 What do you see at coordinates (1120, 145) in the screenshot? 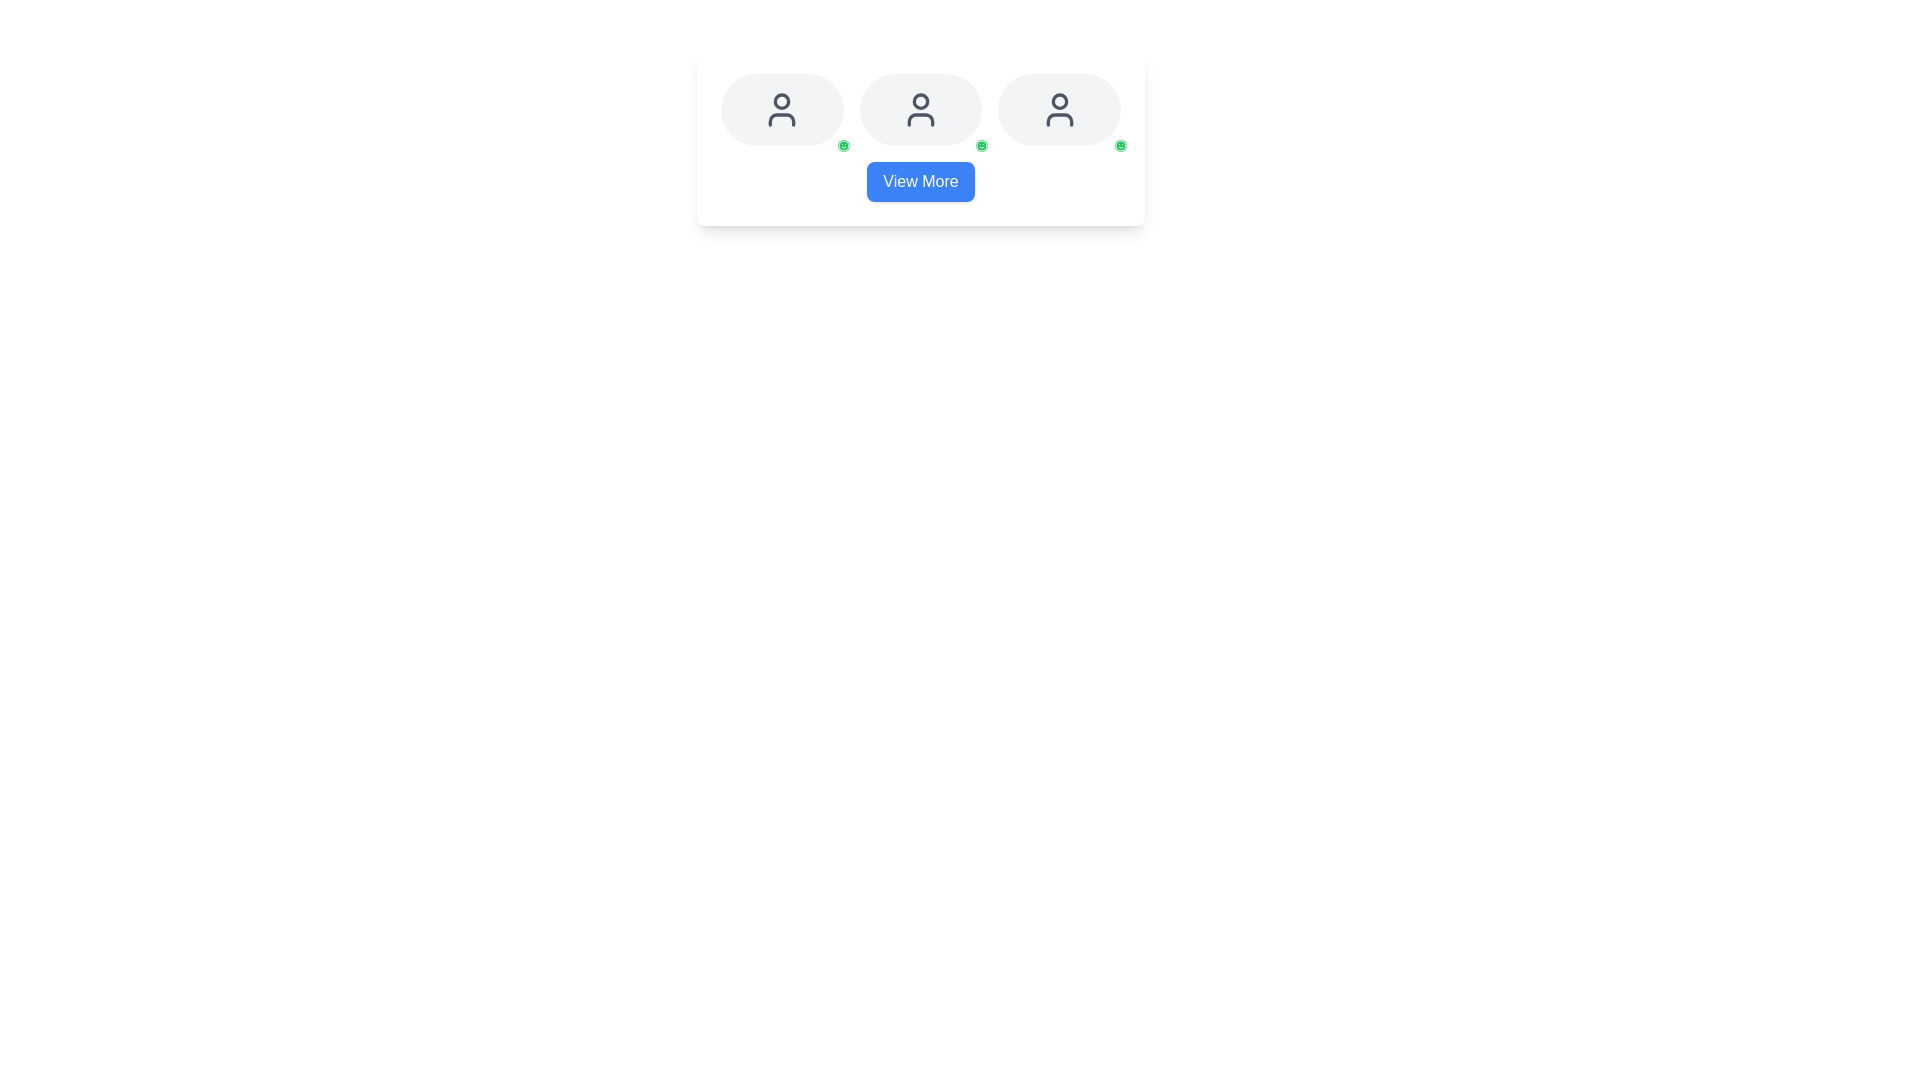
I see `the small circular Status Indicator with a green background and a smiley face icon located at the bottom-right corner of the rounded profile icon` at bounding box center [1120, 145].